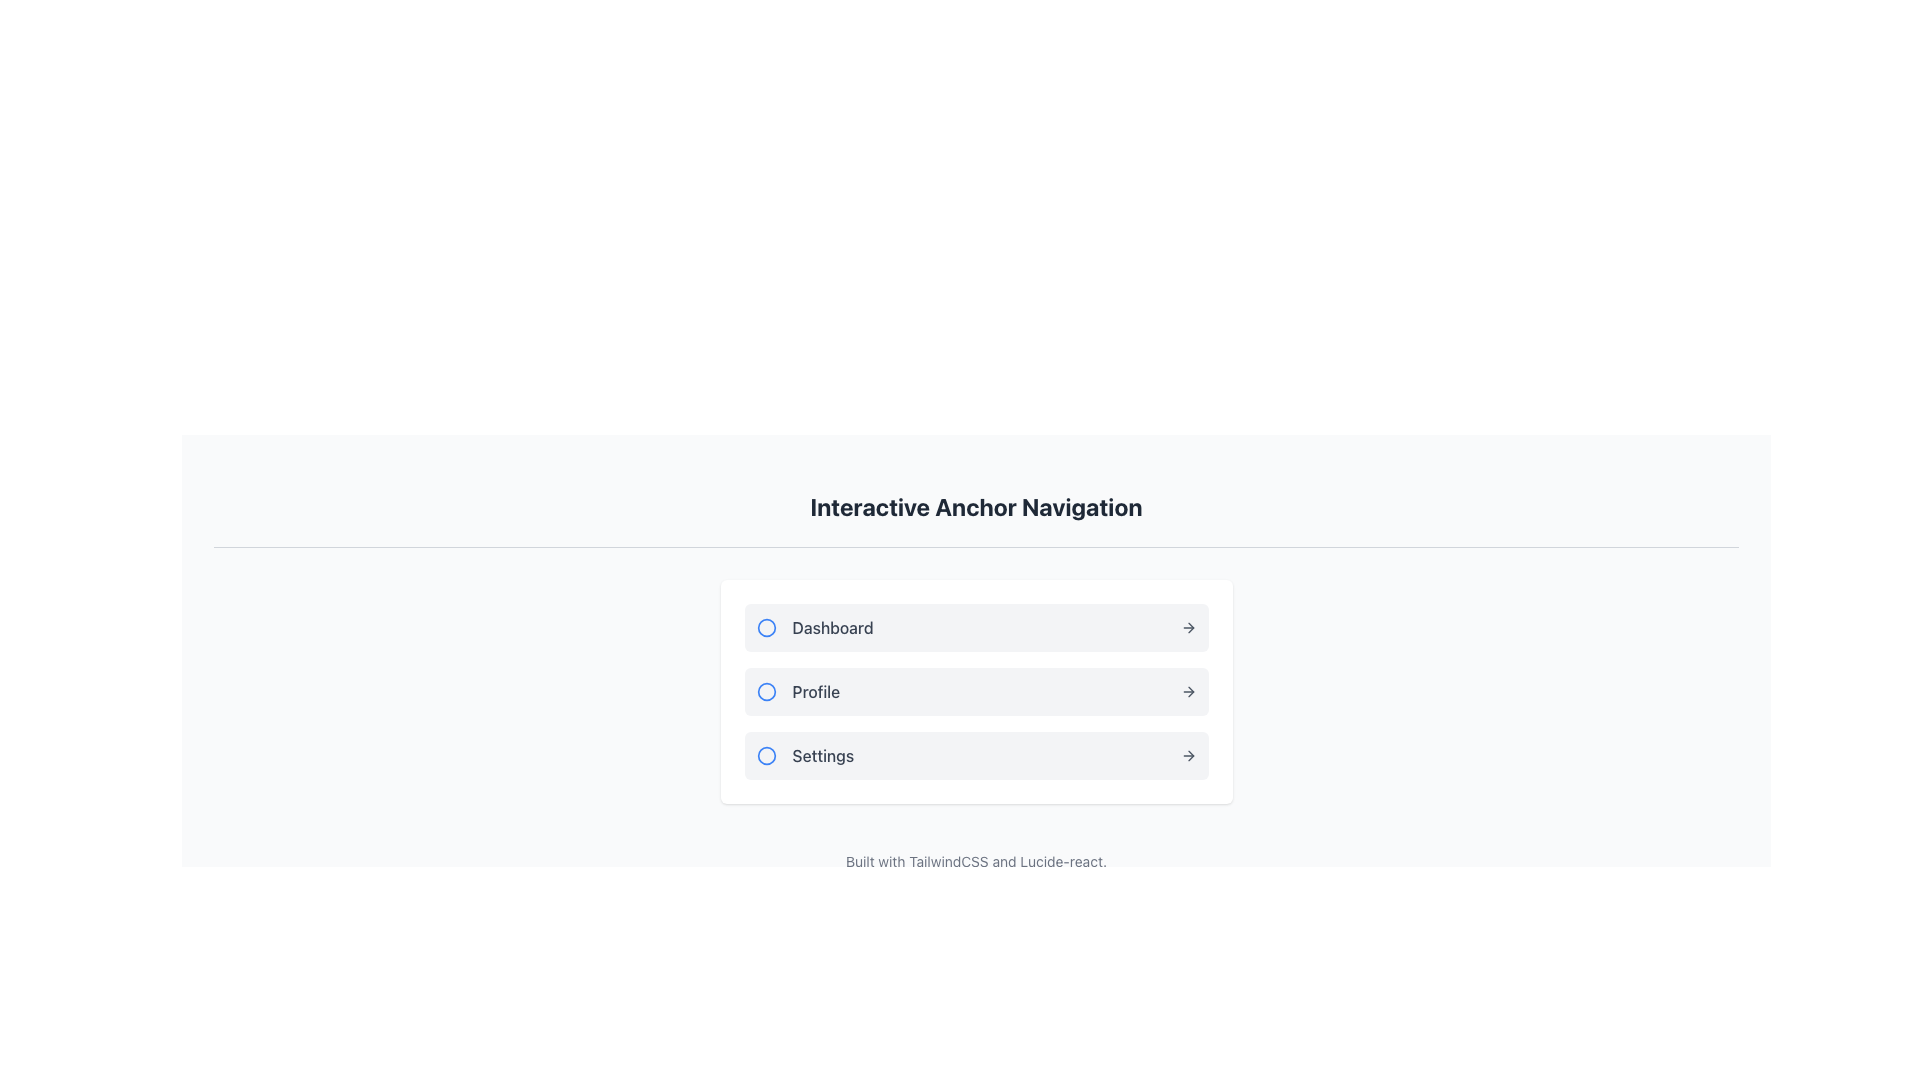 The height and width of the screenshot is (1080, 1920). I want to click on the SVG Circle that indicates the selection state for the 'Profile' option in the navigation menu, so click(765, 690).